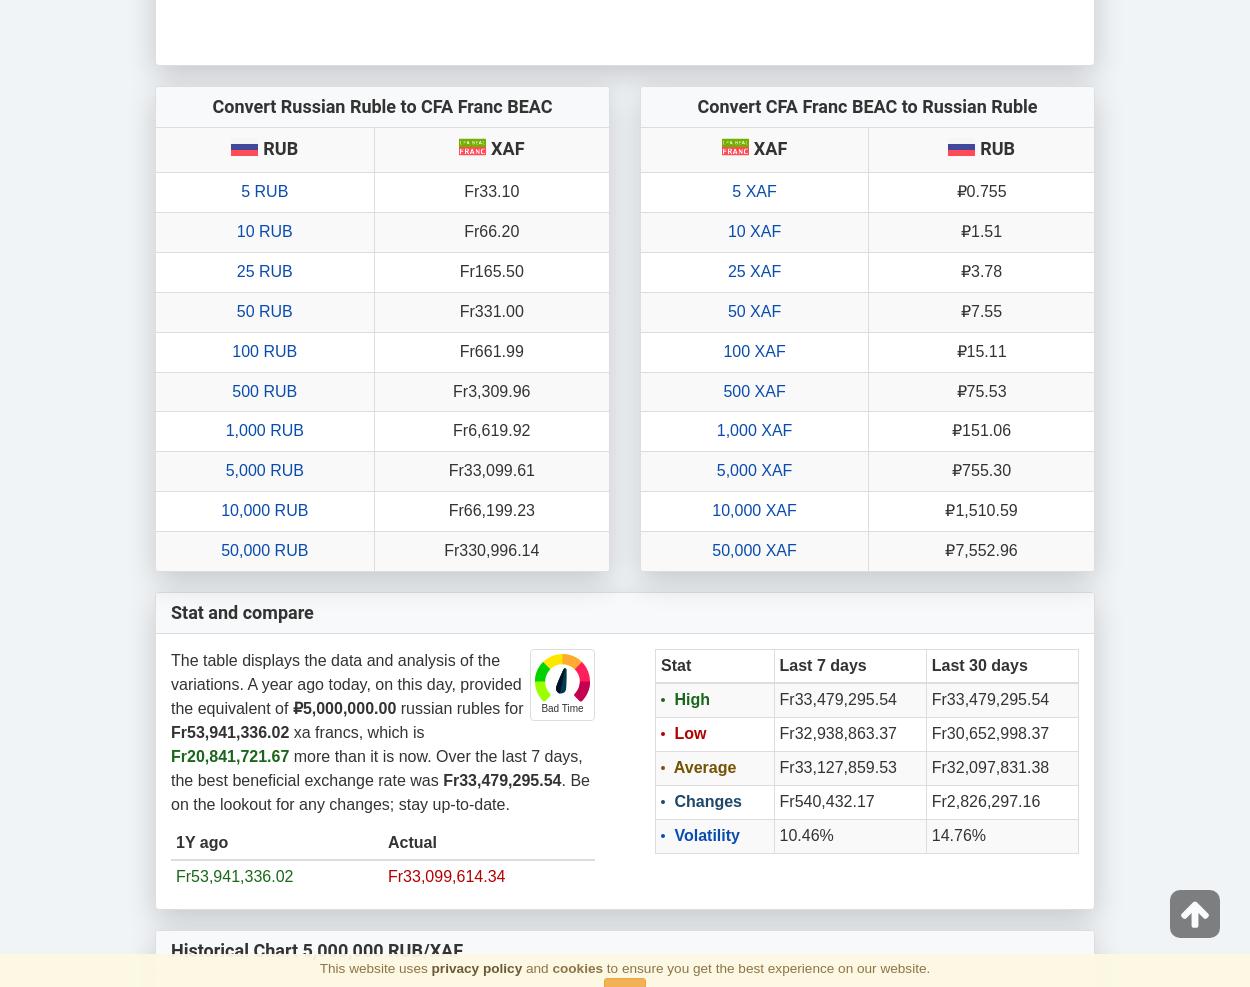  What do you see at coordinates (821, 664) in the screenshot?
I see `'Last 7 days'` at bounding box center [821, 664].